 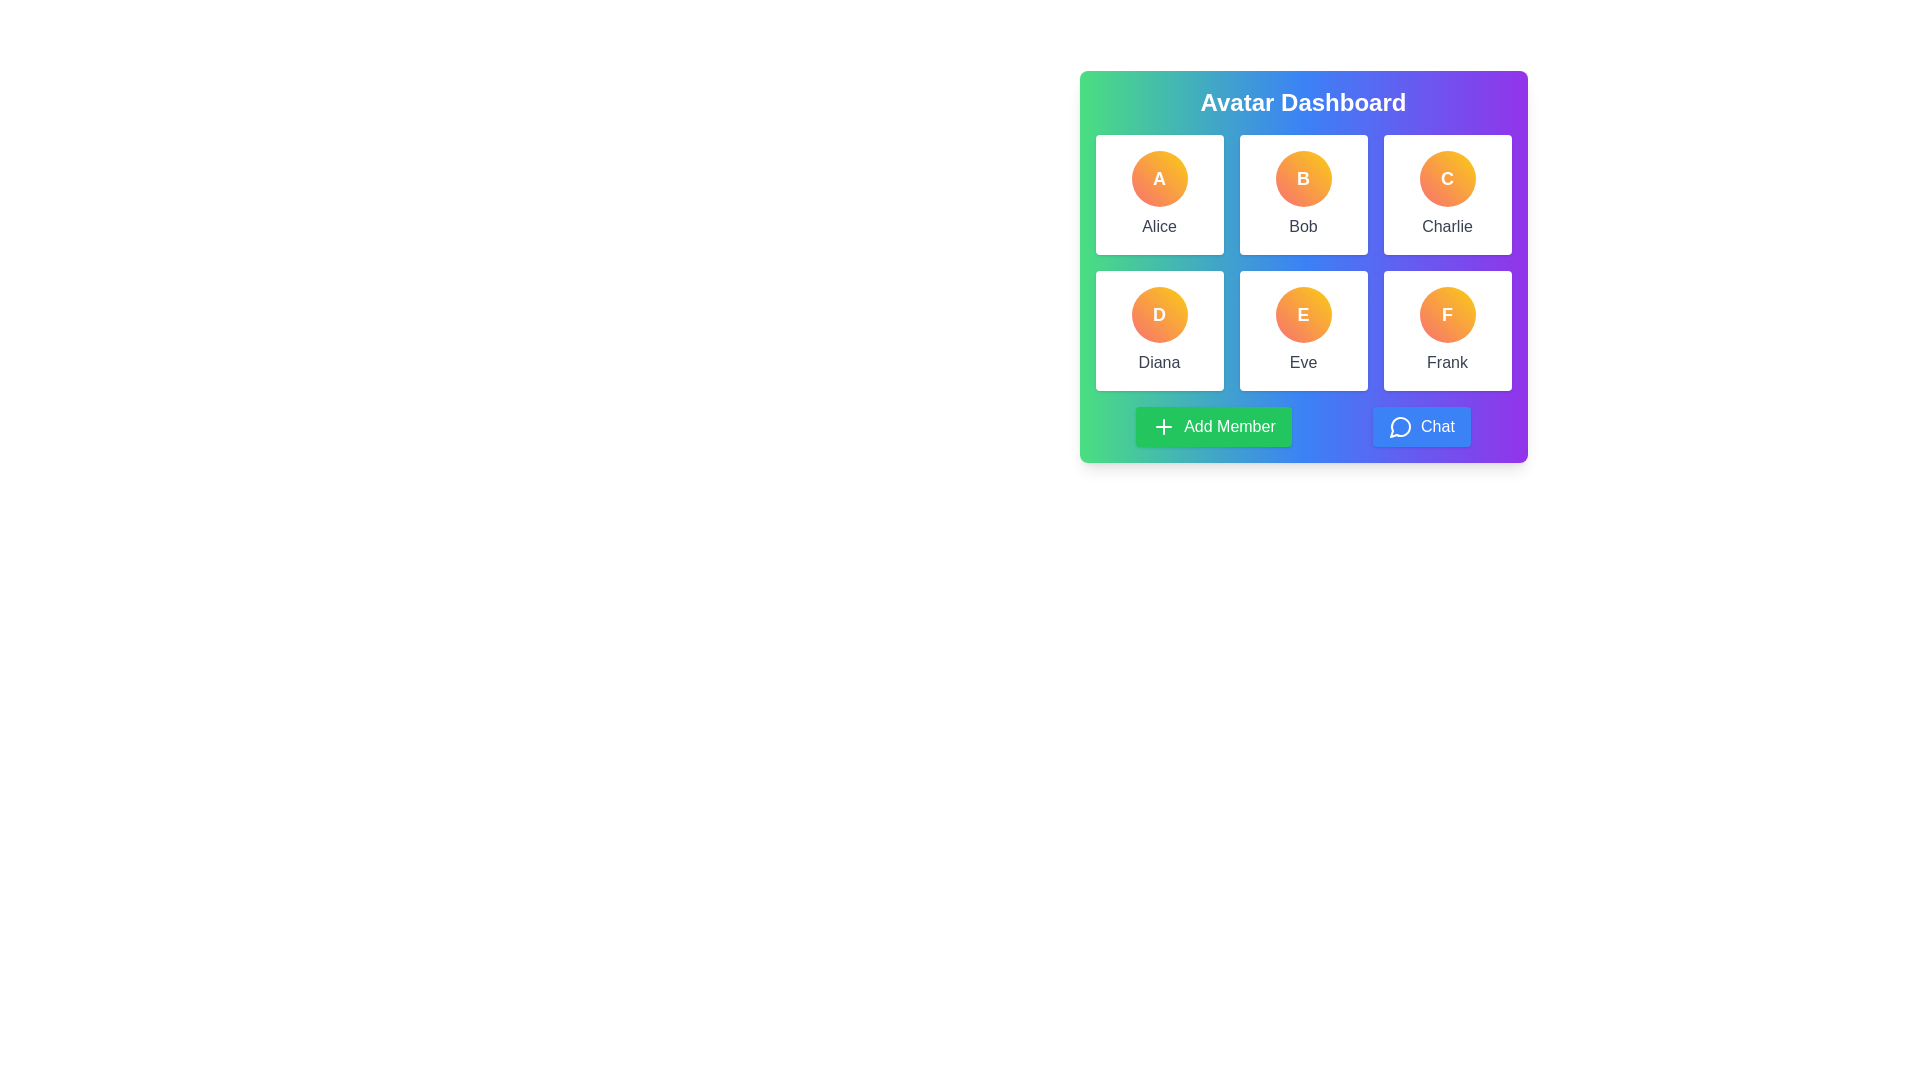 What do you see at coordinates (1164, 426) in the screenshot?
I see `the 'plus' icon located within the green 'Add Member' button on the left side of the button text` at bounding box center [1164, 426].